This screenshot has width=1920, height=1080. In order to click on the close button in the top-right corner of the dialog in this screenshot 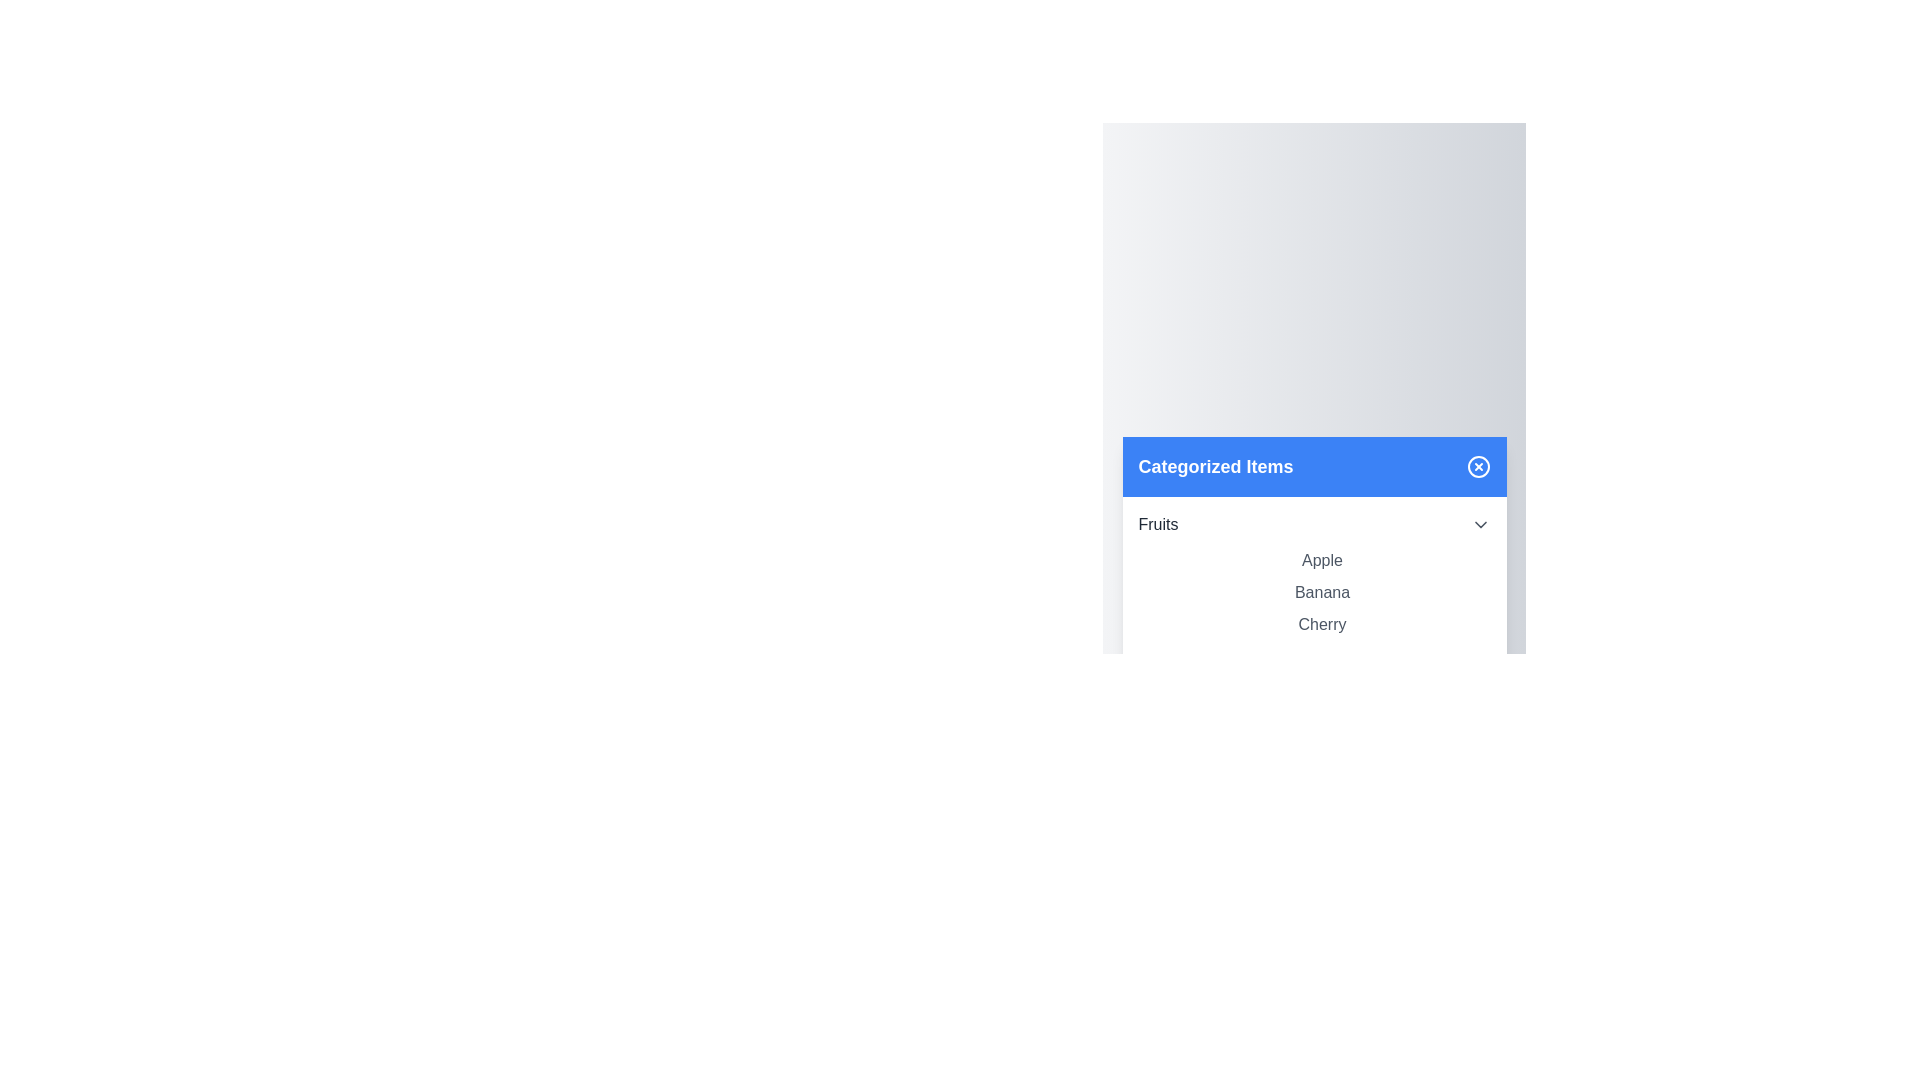, I will do `click(1478, 466)`.